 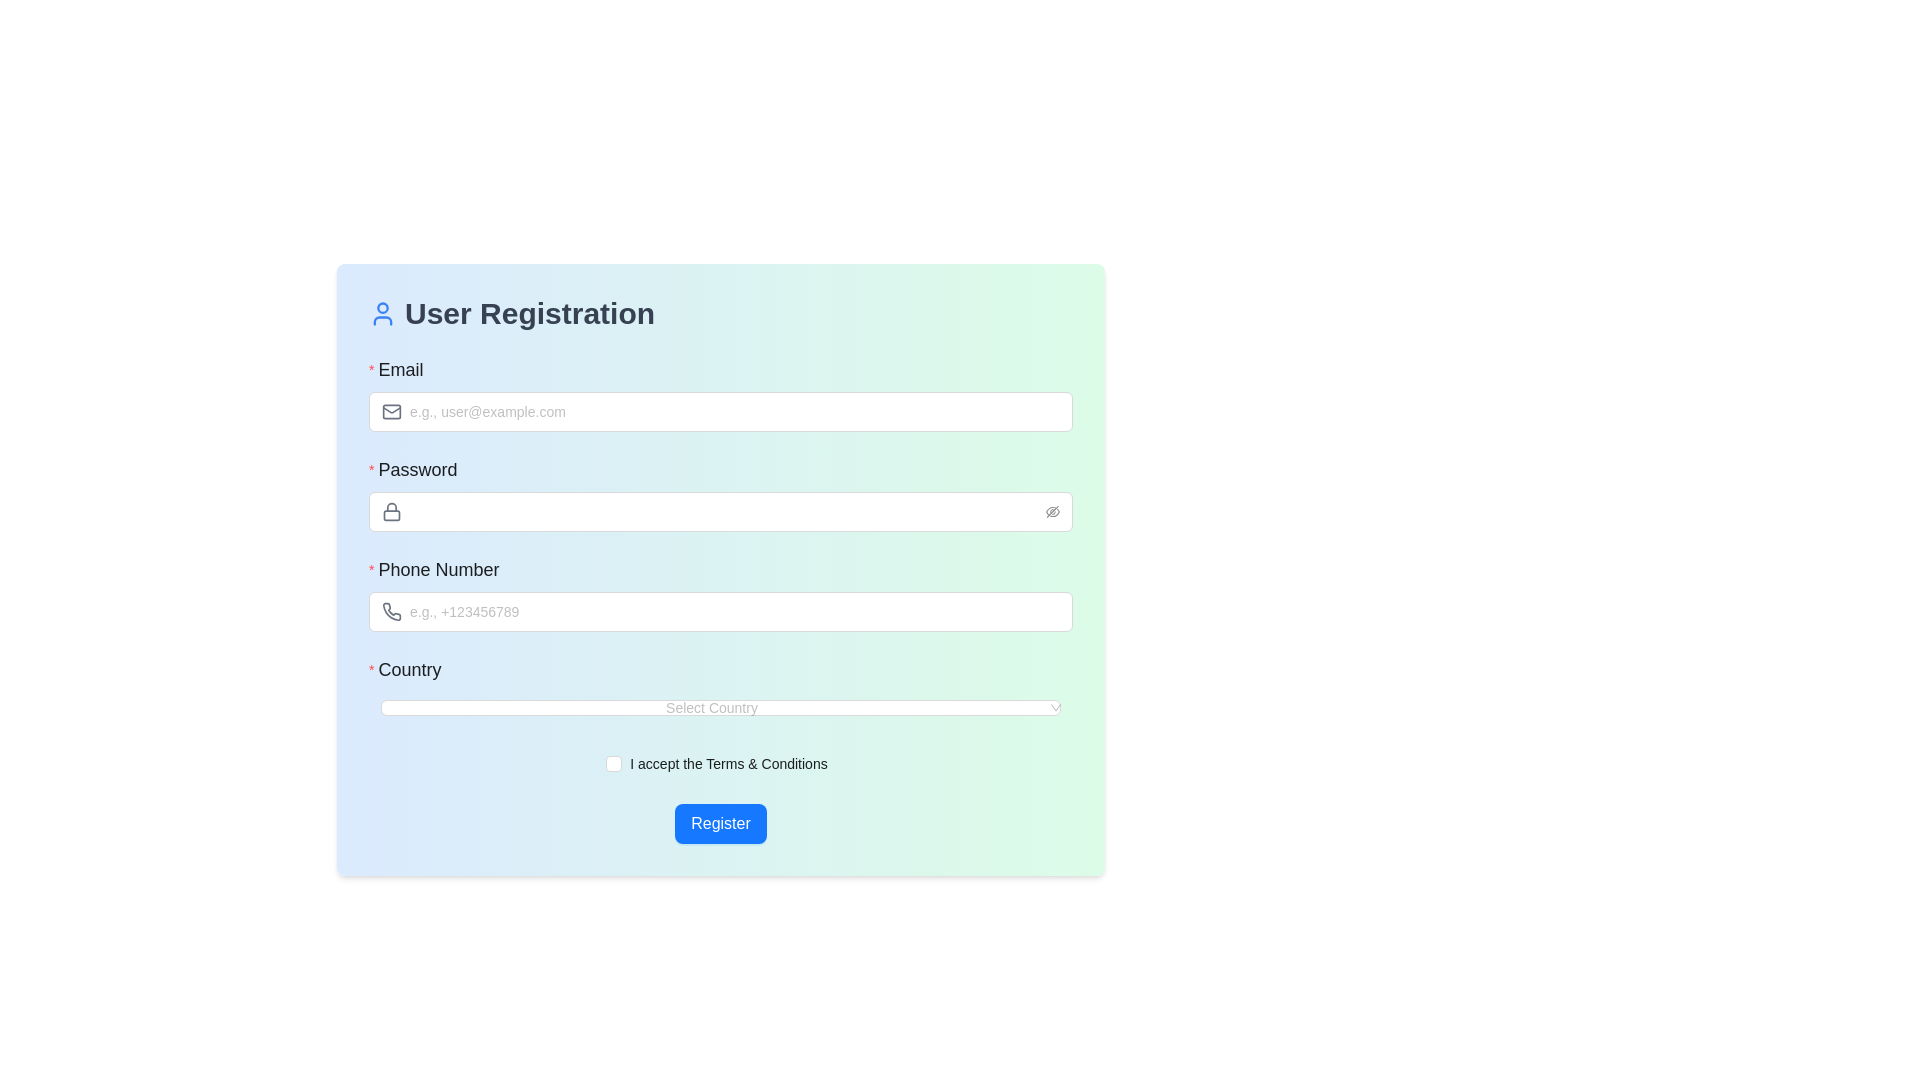 I want to click on the label indicating the purpose of the associated email input field located in the upper left portion of the registration form, so click(x=402, y=370).